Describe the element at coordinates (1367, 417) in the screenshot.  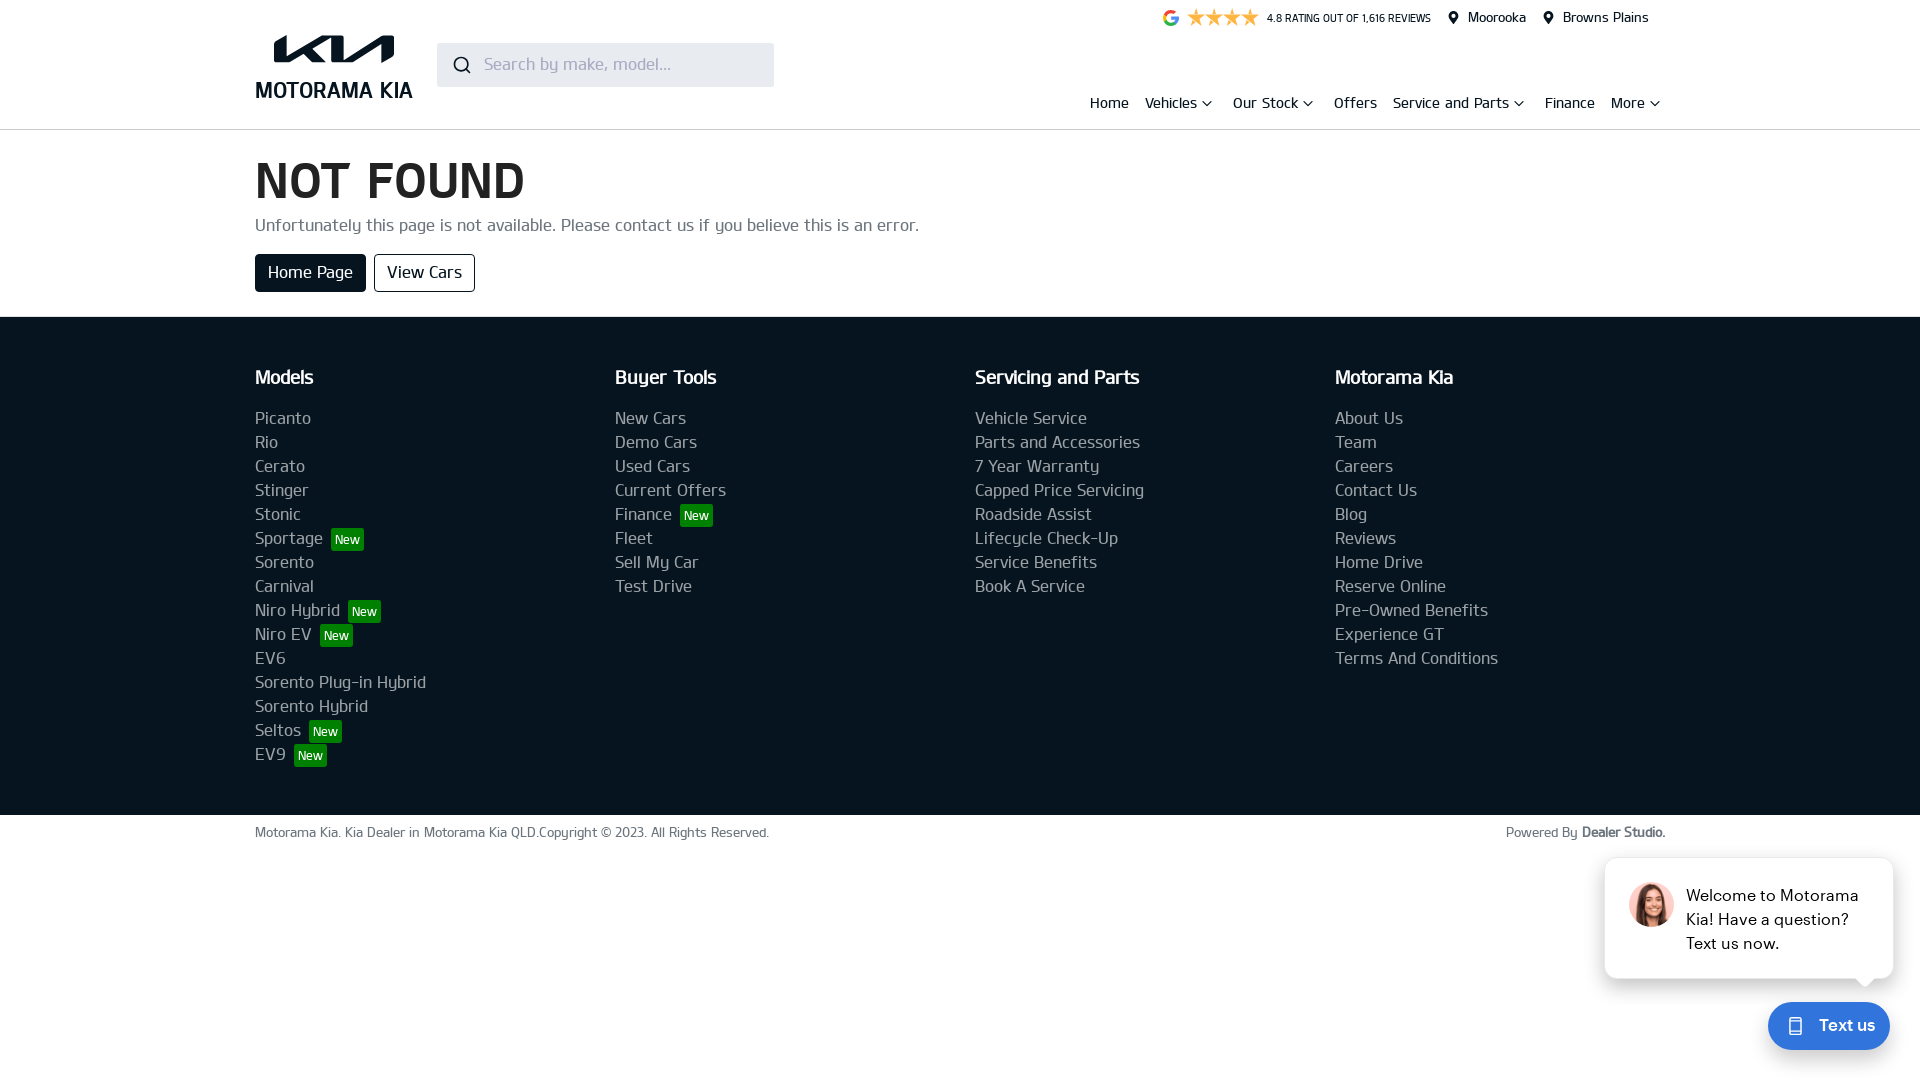
I see `'About Us'` at that location.